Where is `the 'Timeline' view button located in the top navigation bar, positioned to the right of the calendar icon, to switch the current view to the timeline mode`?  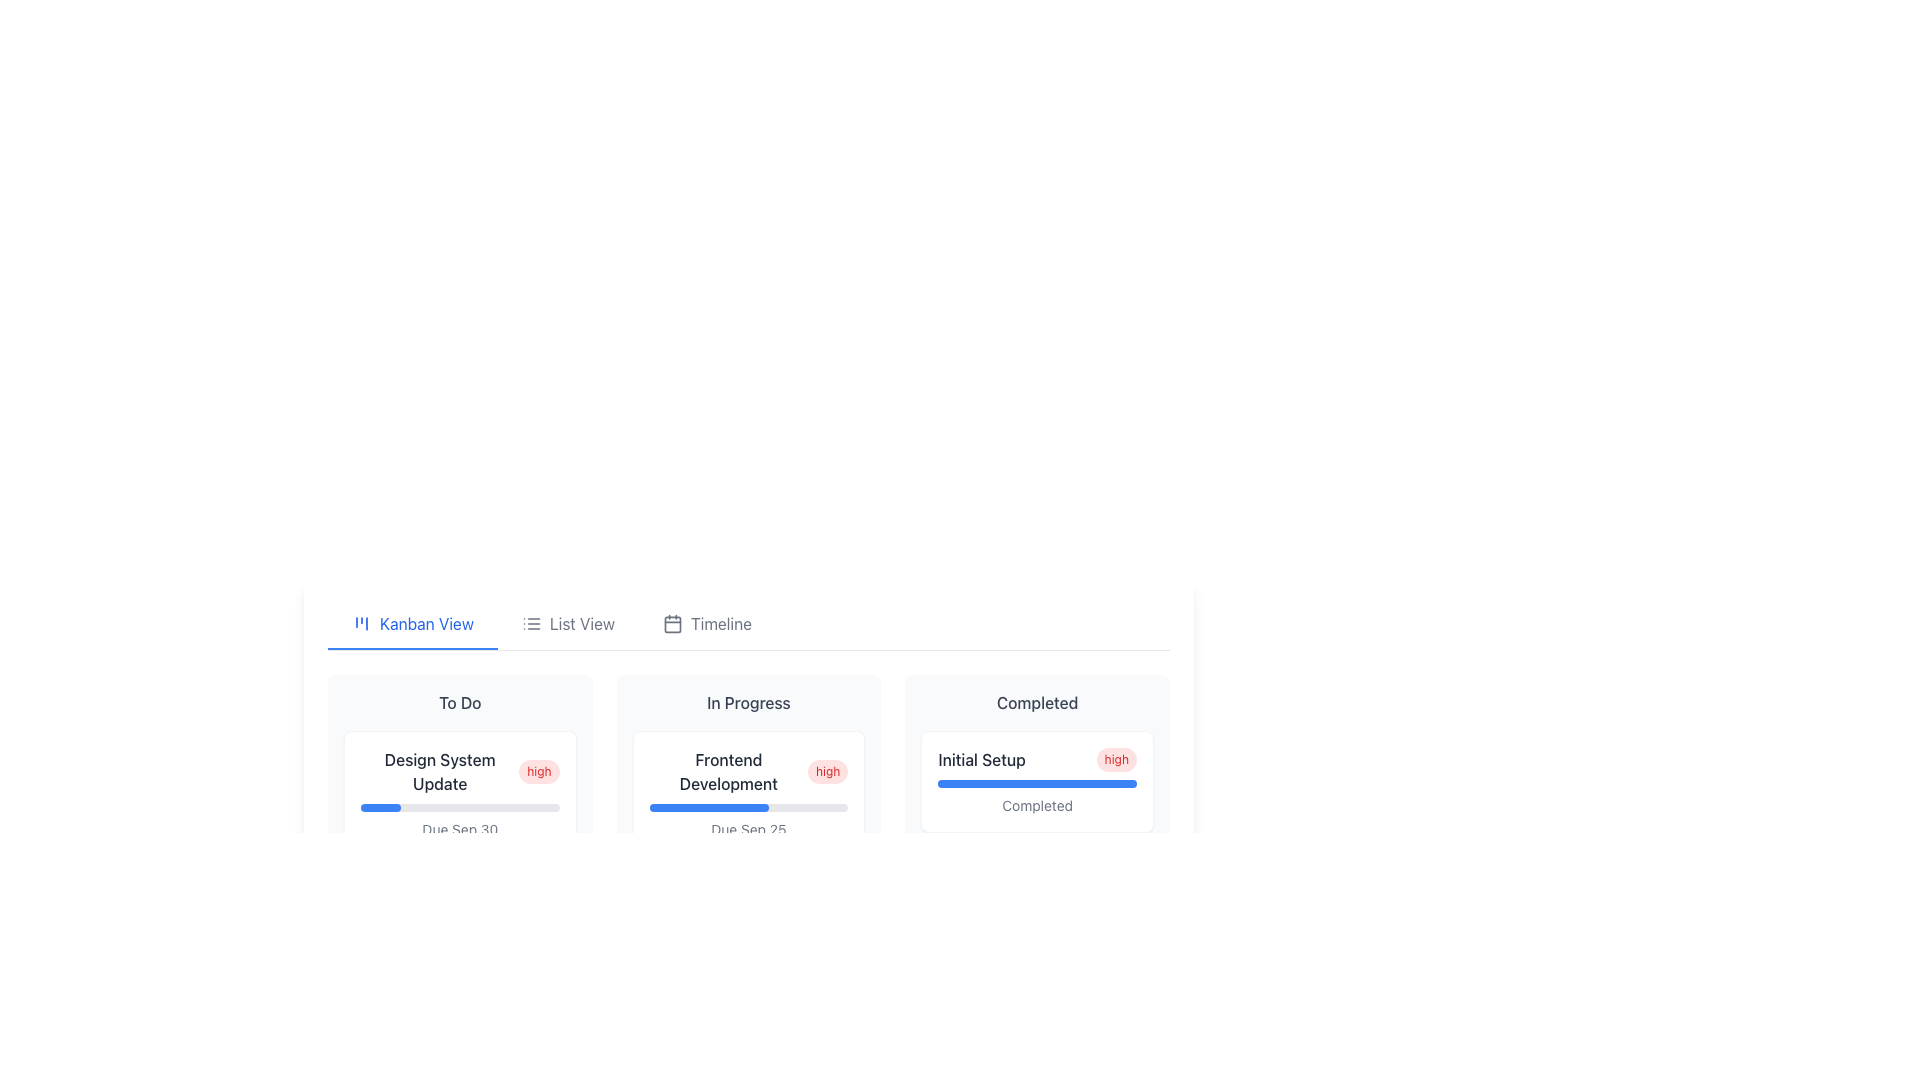
the 'Timeline' view button located in the top navigation bar, positioned to the right of the calendar icon, to switch the current view to the timeline mode is located at coordinates (720, 623).